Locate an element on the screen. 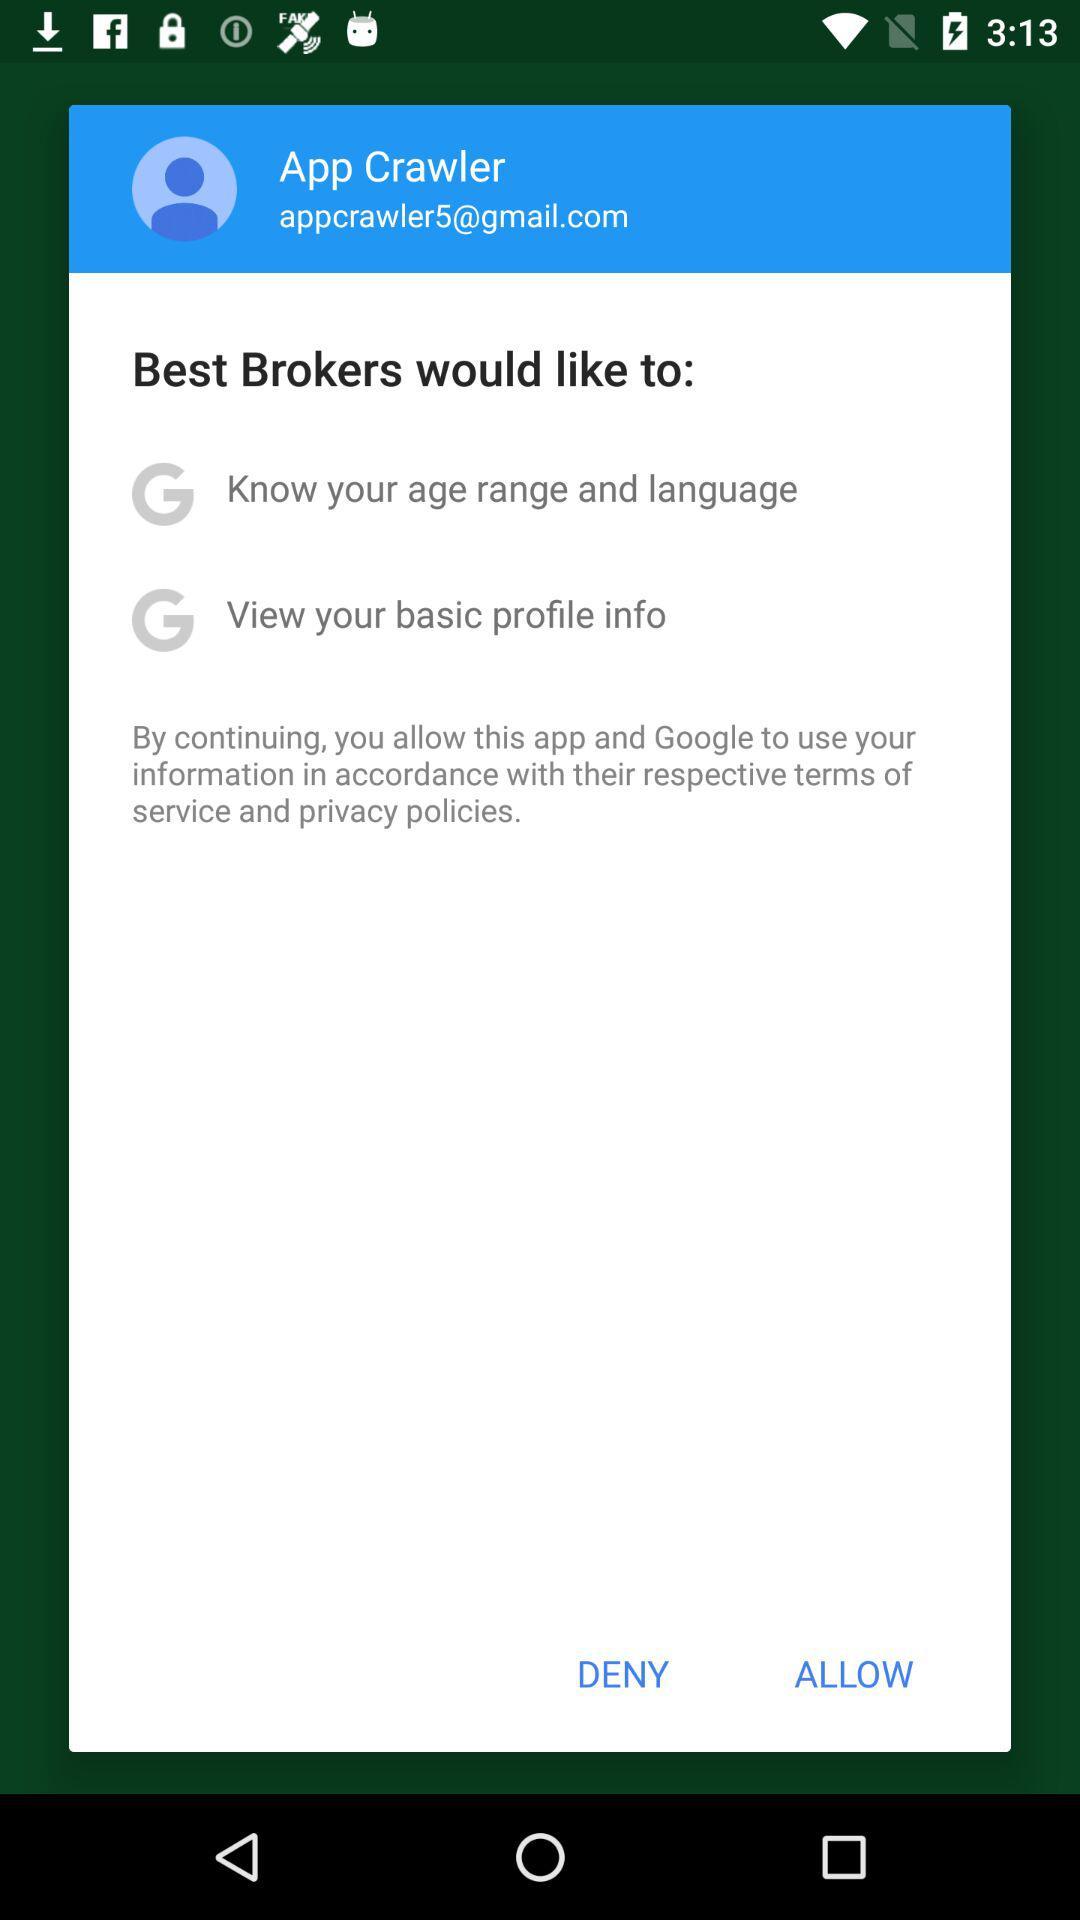 The image size is (1080, 1920). app to the left of app crawler is located at coordinates (184, 188).